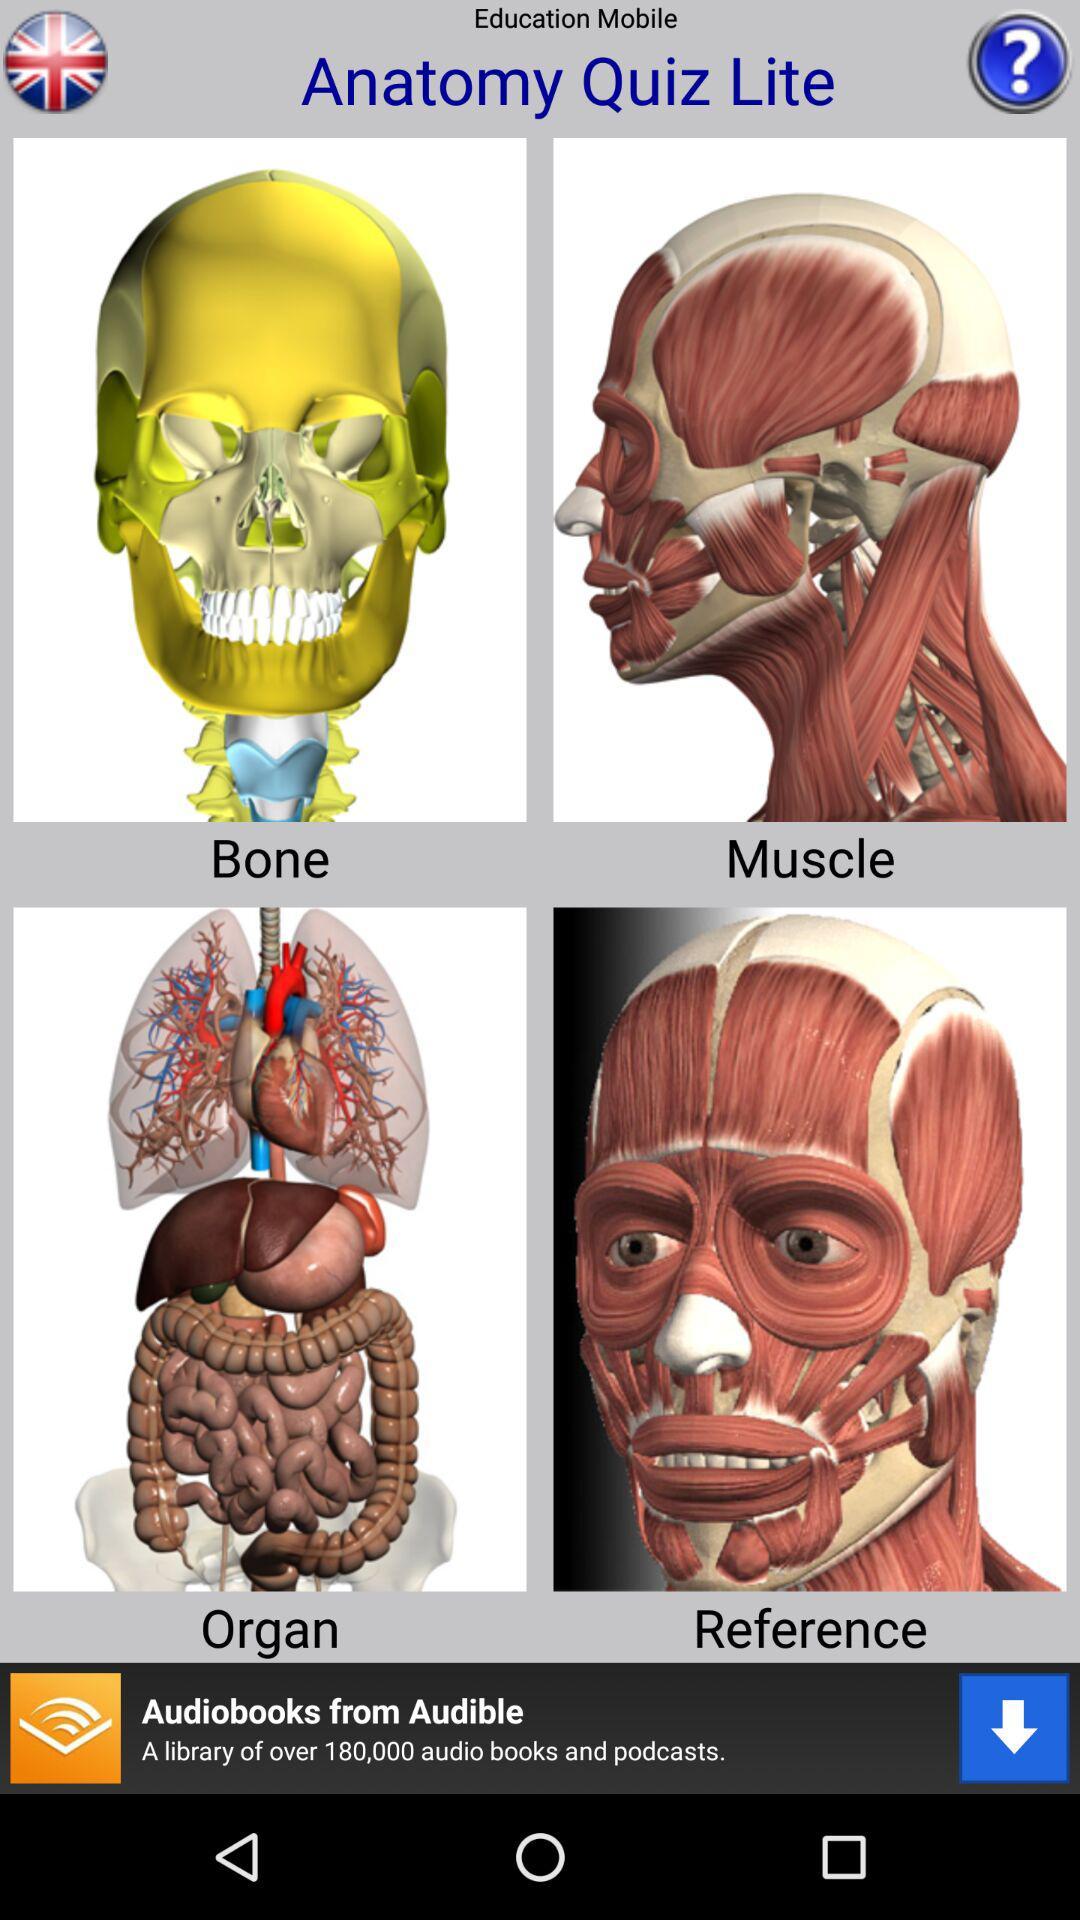  Describe the element at coordinates (270, 1241) in the screenshot. I see `organ selection` at that location.